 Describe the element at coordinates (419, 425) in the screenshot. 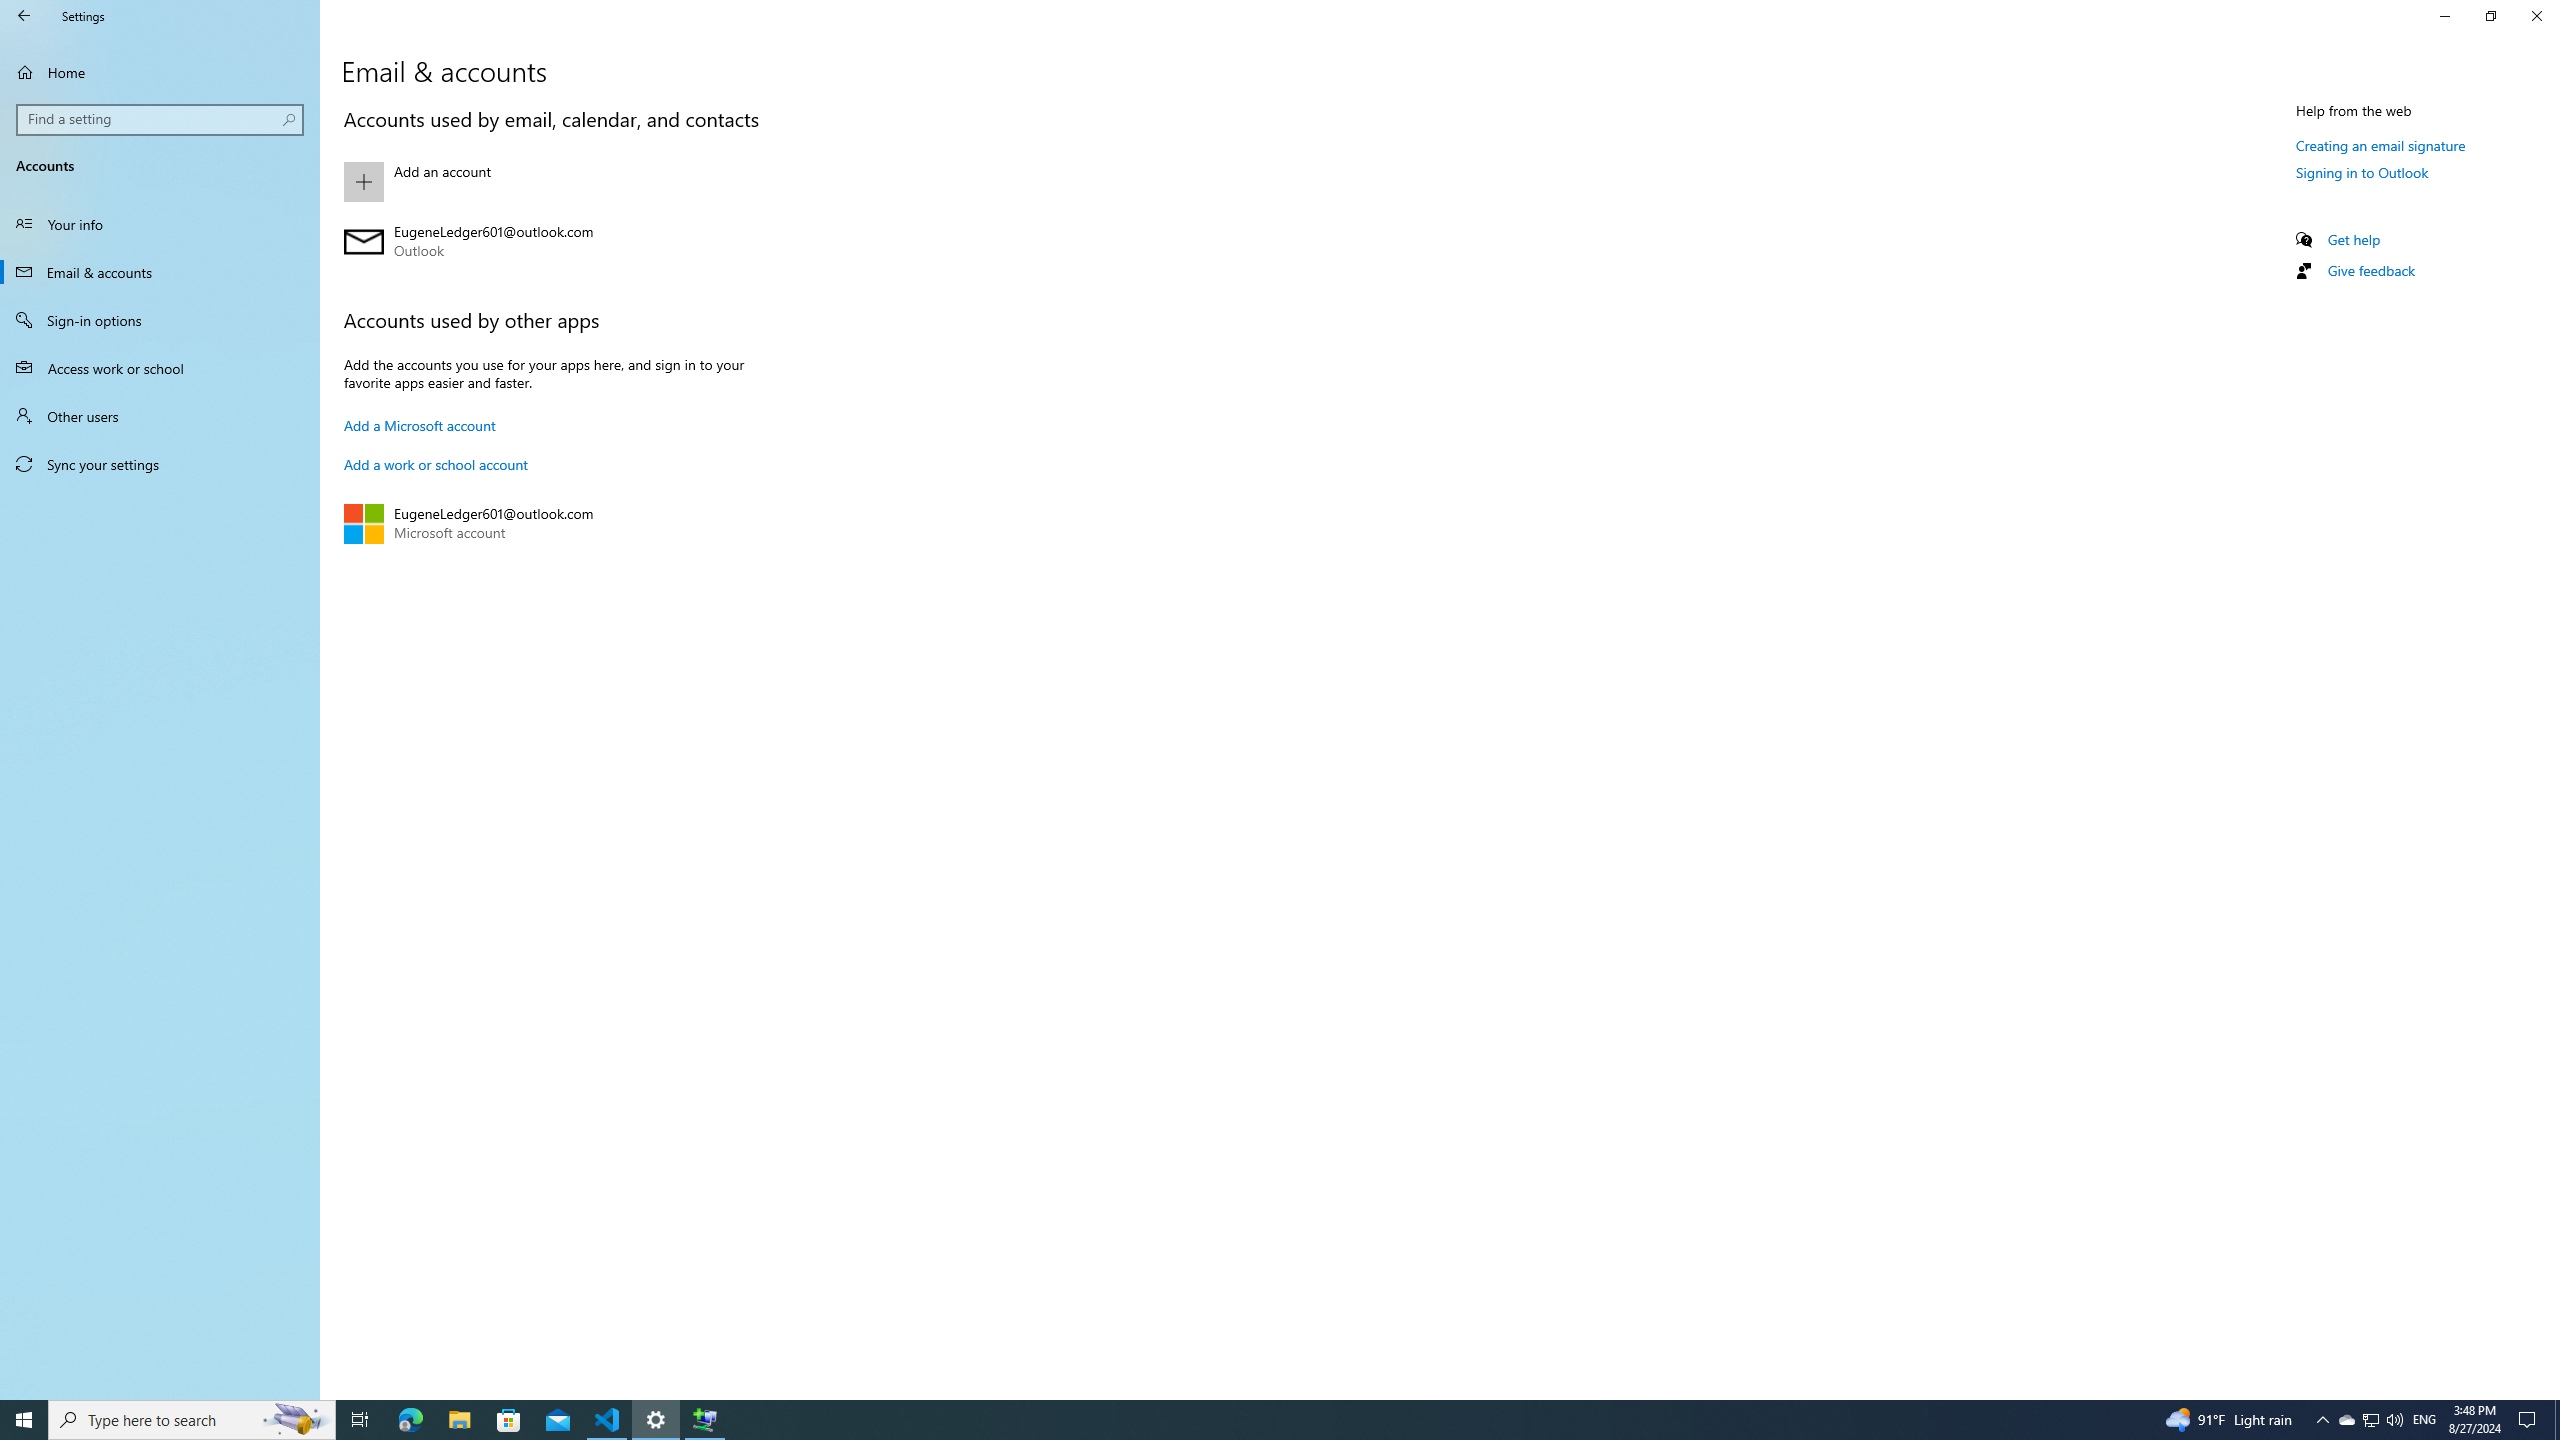

I see `'Add a Microsoft account'` at that location.